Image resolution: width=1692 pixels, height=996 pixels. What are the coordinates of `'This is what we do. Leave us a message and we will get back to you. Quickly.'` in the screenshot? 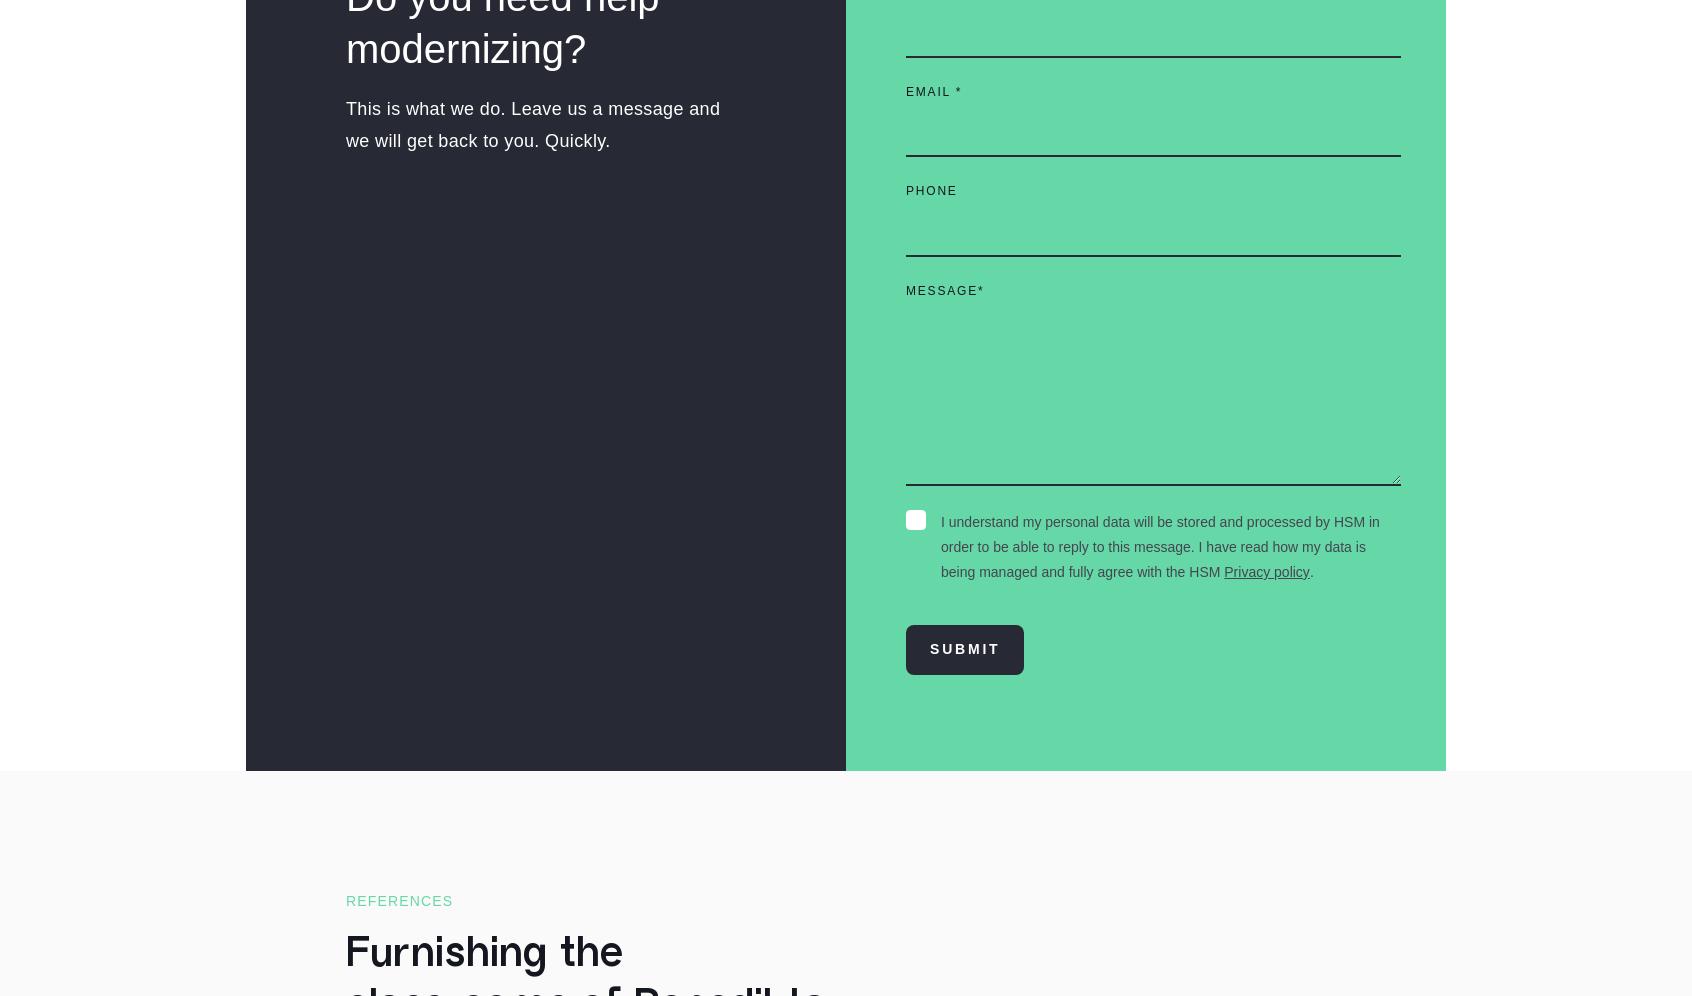 It's located at (345, 124).